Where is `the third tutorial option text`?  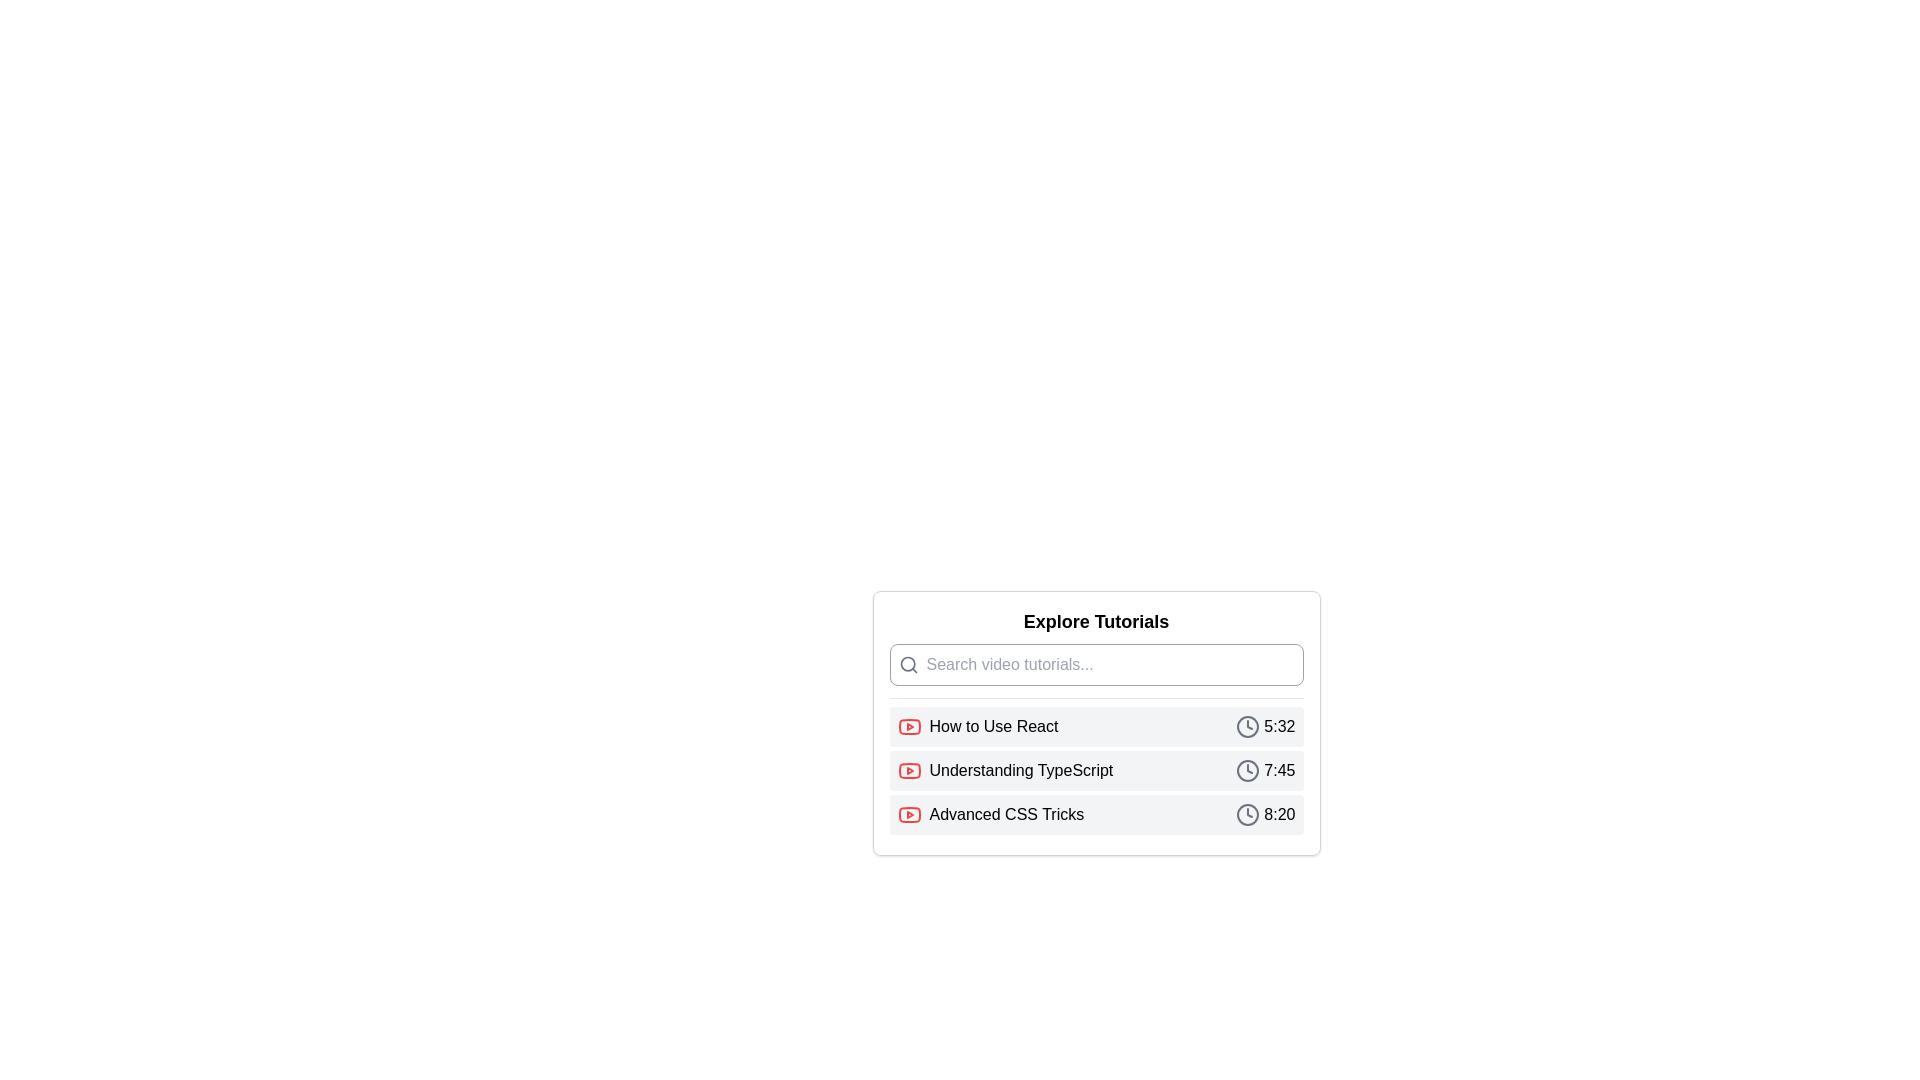 the third tutorial option text is located at coordinates (1006, 814).